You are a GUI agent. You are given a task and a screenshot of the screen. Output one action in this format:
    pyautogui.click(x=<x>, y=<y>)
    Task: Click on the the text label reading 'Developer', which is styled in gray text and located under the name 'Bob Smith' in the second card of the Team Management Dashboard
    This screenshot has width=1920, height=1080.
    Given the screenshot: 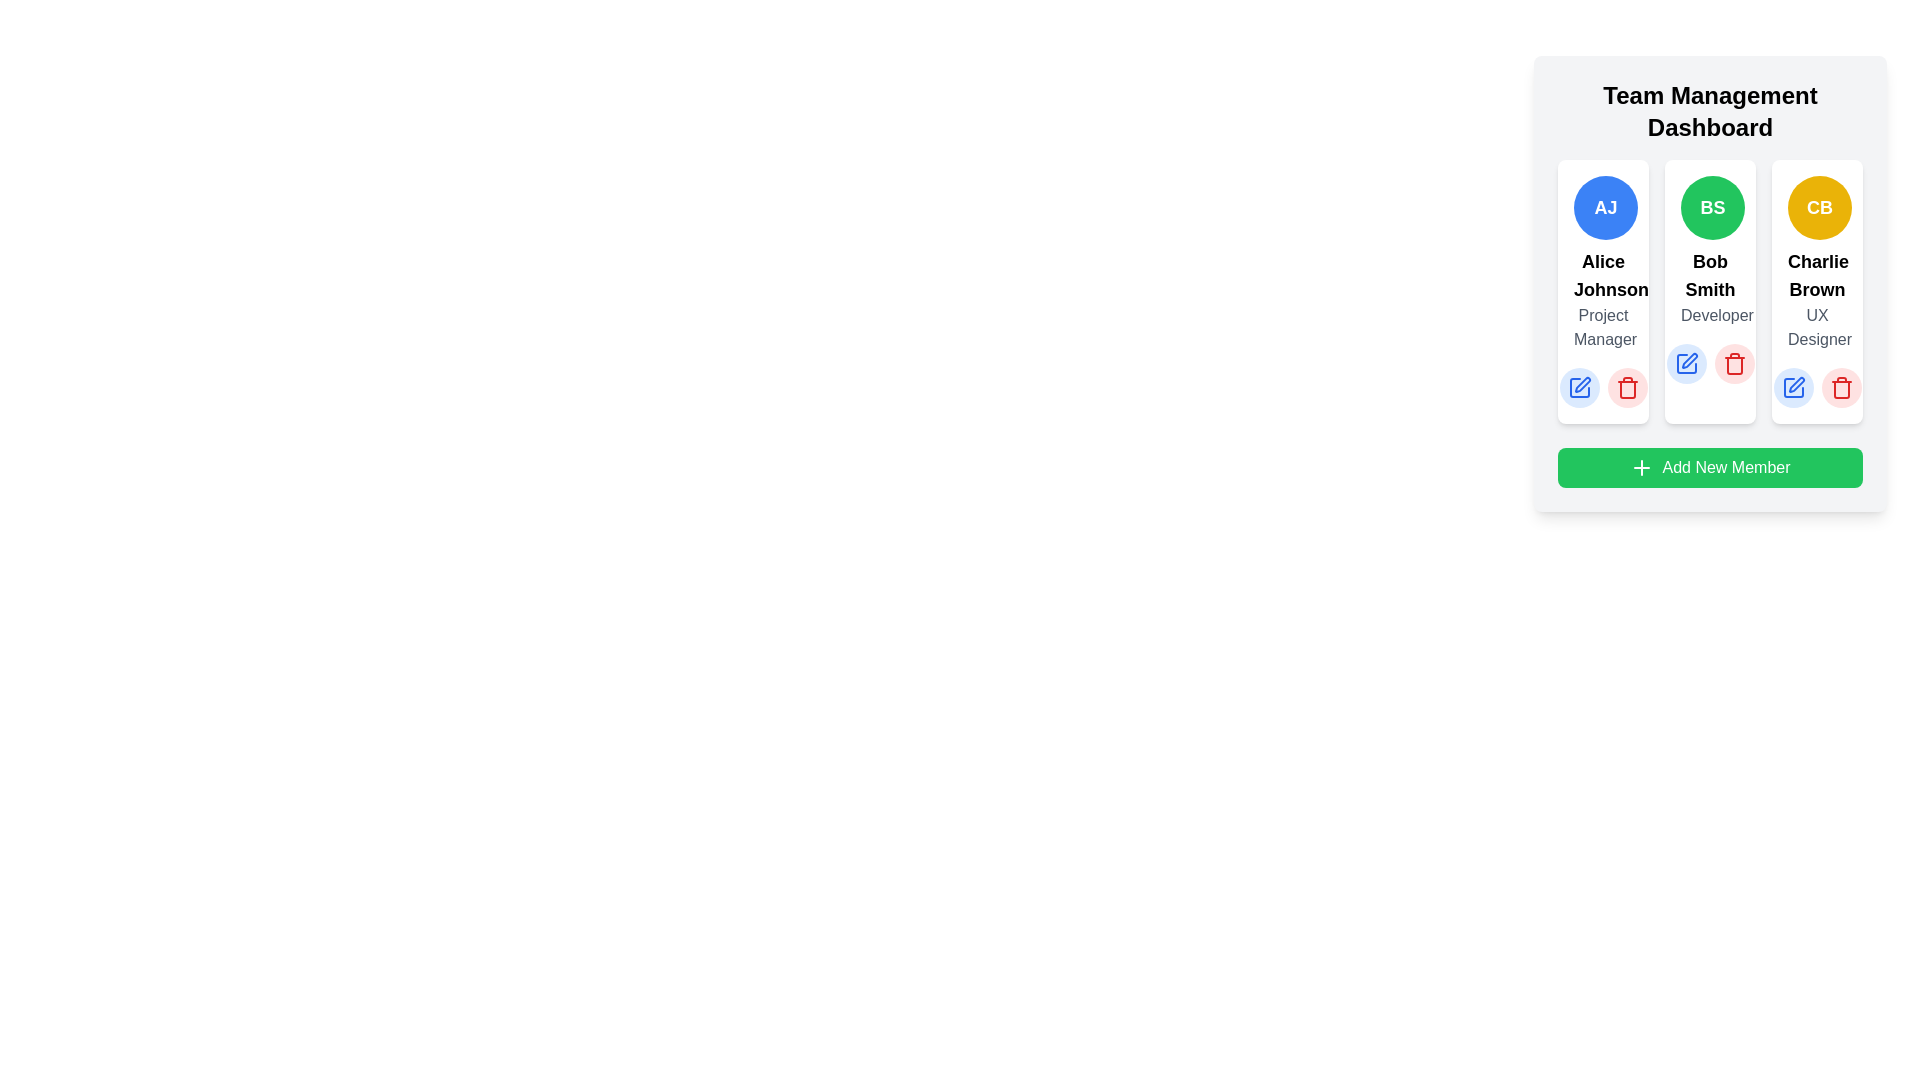 What is the action you would take?
    pyautogui.click(x=1709, y=315)
    